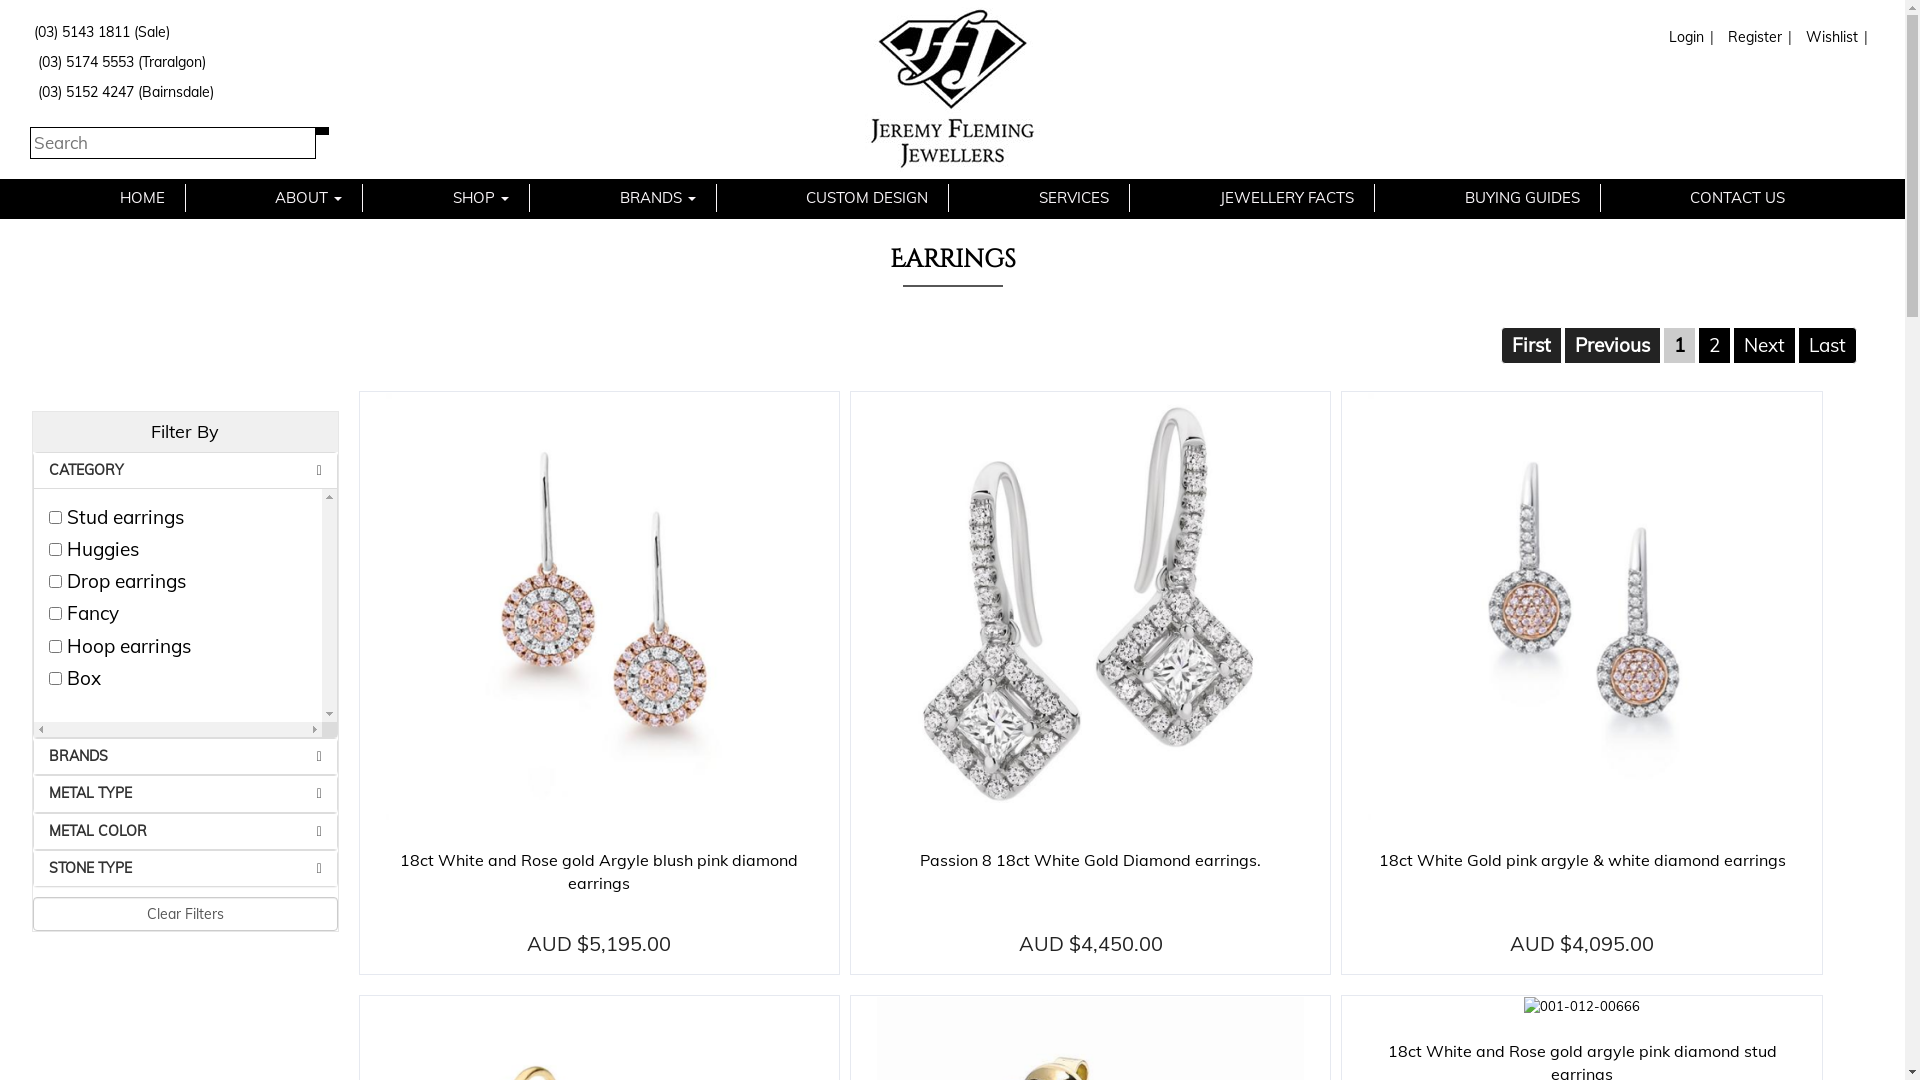  Describe the element at coordinates (185, 914) in the screenshot. I see `'Clear Filters'` at that location.